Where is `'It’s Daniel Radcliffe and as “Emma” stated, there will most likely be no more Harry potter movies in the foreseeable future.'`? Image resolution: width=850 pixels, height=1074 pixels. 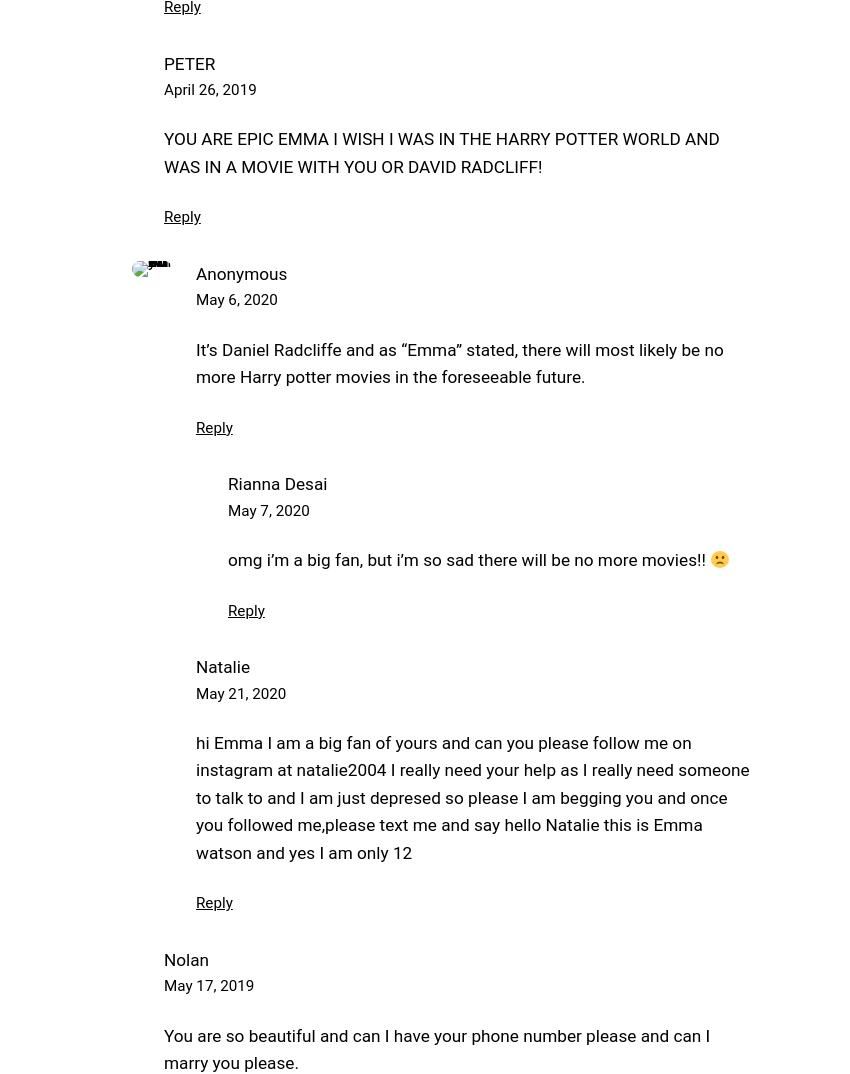 'It’s Daniel Radcliffe and as “Emma” stated, there will most likely be no more Harry potter movies in the foreseeable future.' is located at coordinates (458, 362).